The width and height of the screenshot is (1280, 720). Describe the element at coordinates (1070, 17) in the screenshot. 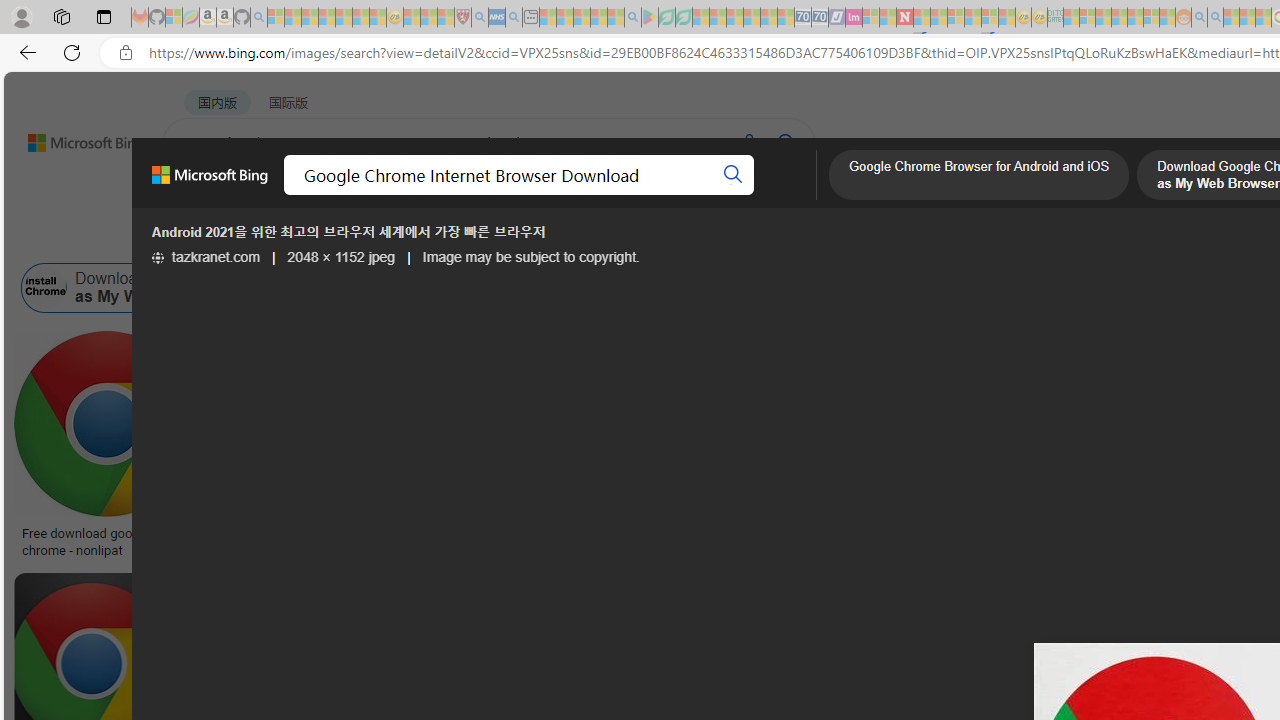

I see `'MSNBC - MSN - Sleeping'` at that location.